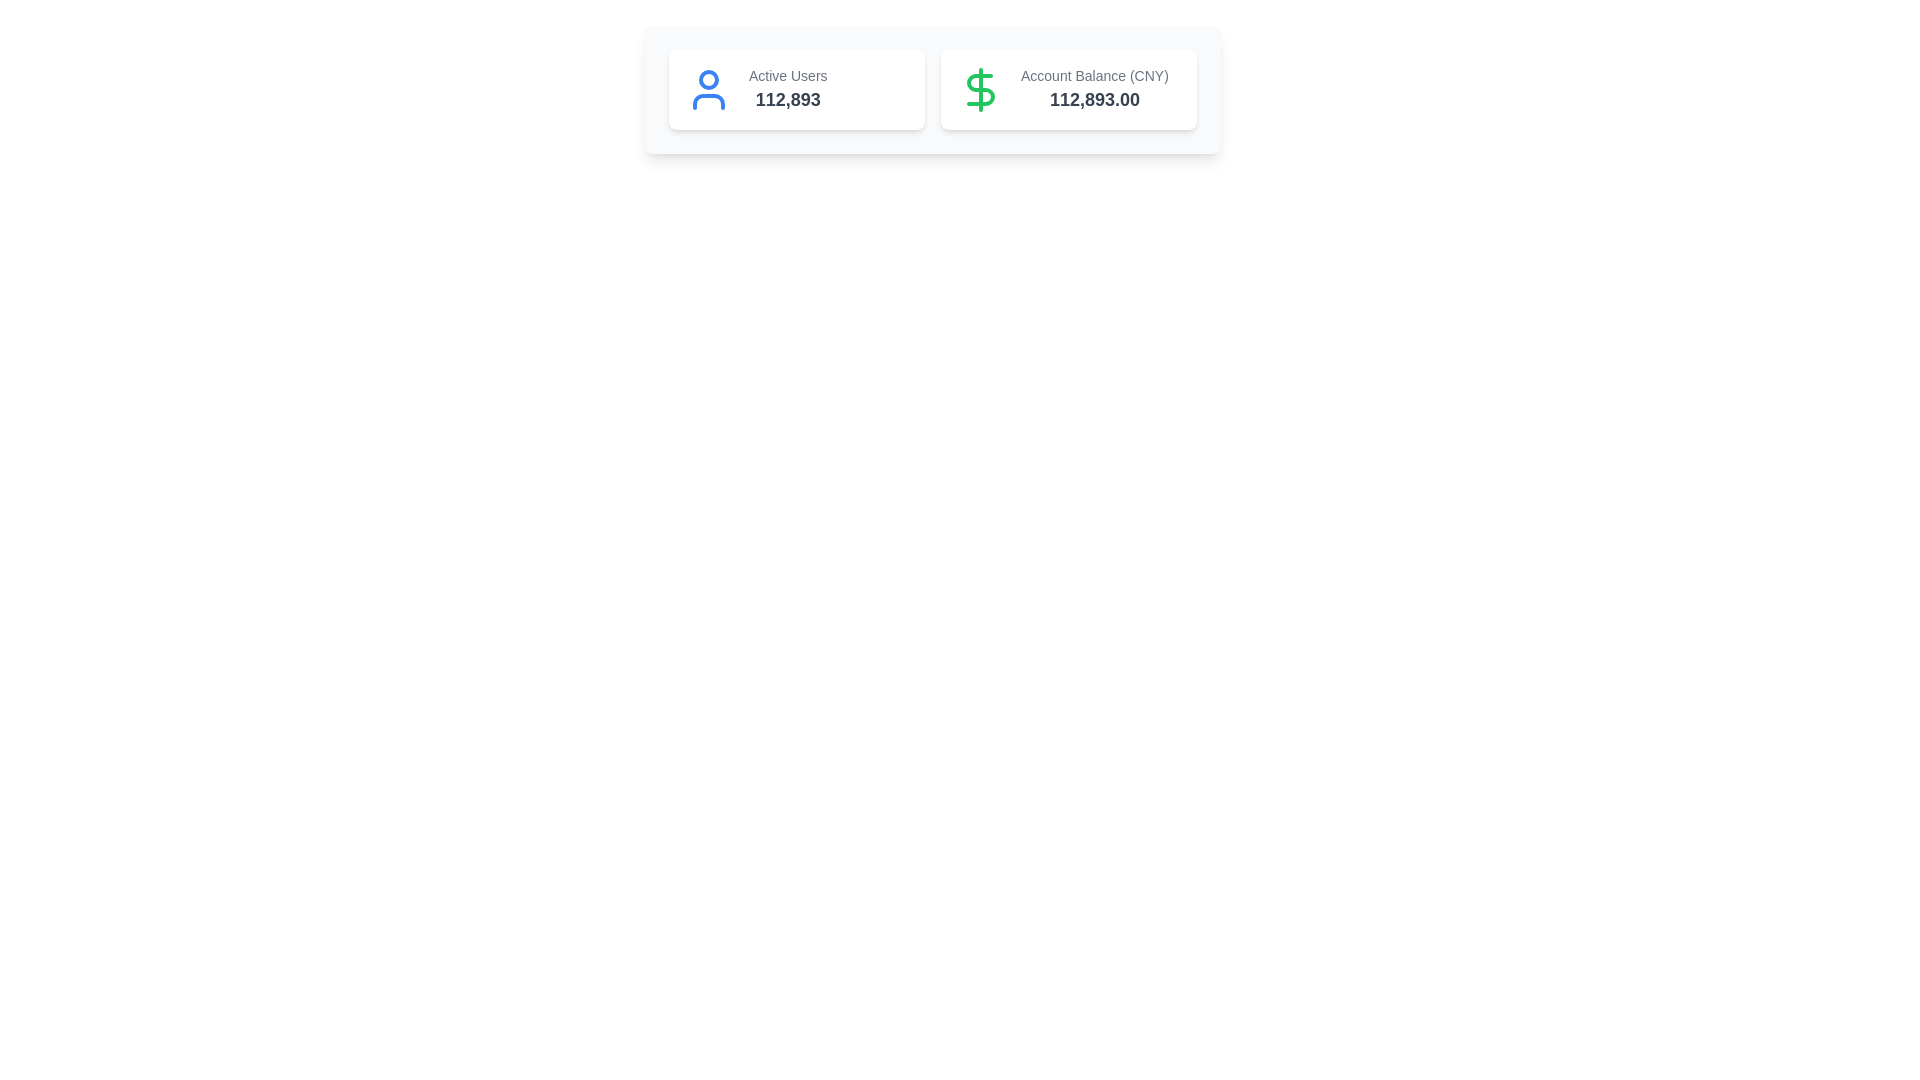  Describe the element at coordinates (787, 100) in the screenshot. I see `the bold, large-sized text displaying the number '112,893', which is styled in dark gray and positioned below the label 'Active Users'` at that location.